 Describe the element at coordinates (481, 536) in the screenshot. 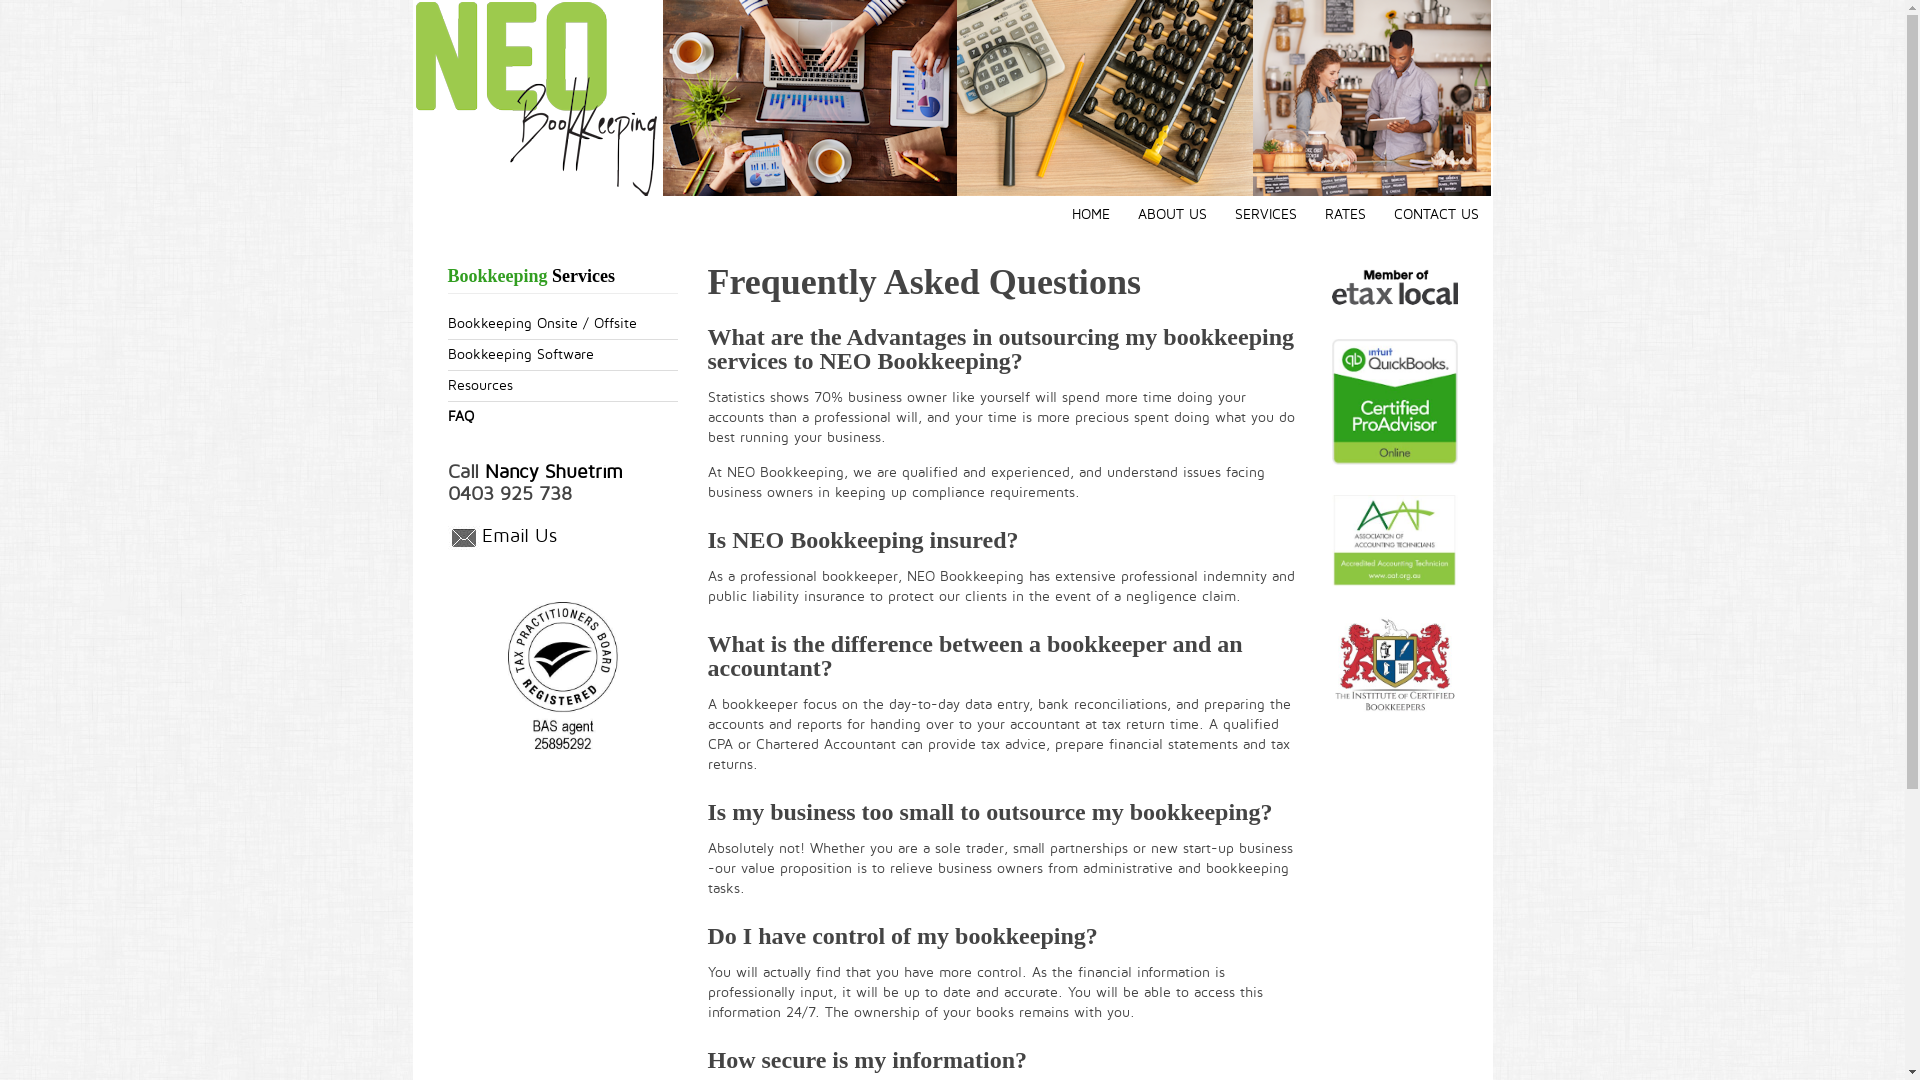

I see `'Email Us'` at that location.